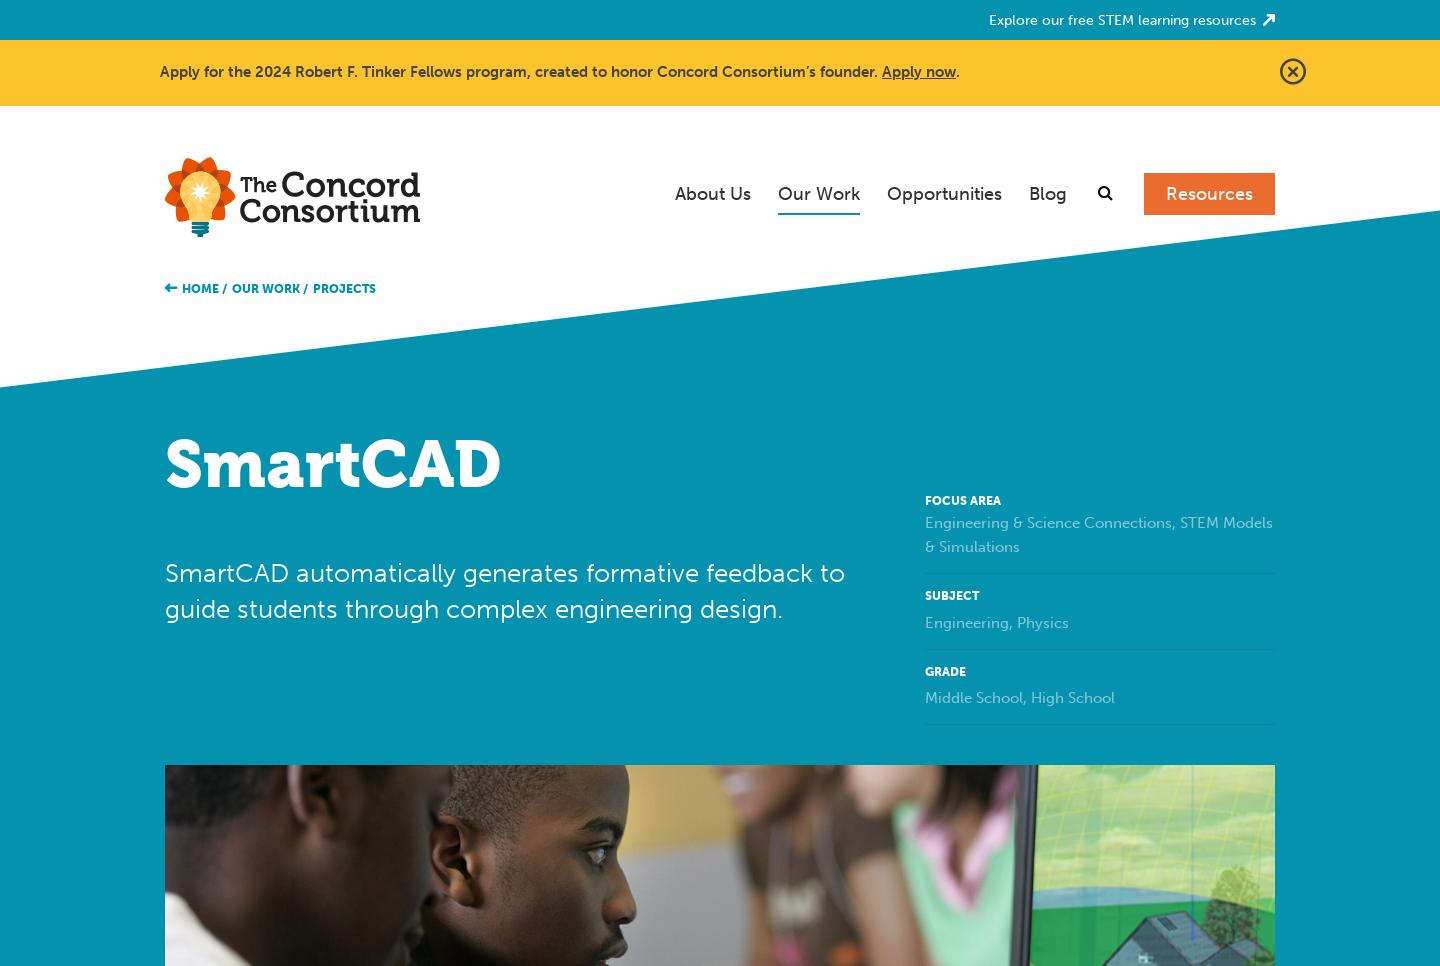  What do you see at coordinates (332, 463) in the screenshot?
I see `'SmartCAD'` at bounding box center [332, 463].